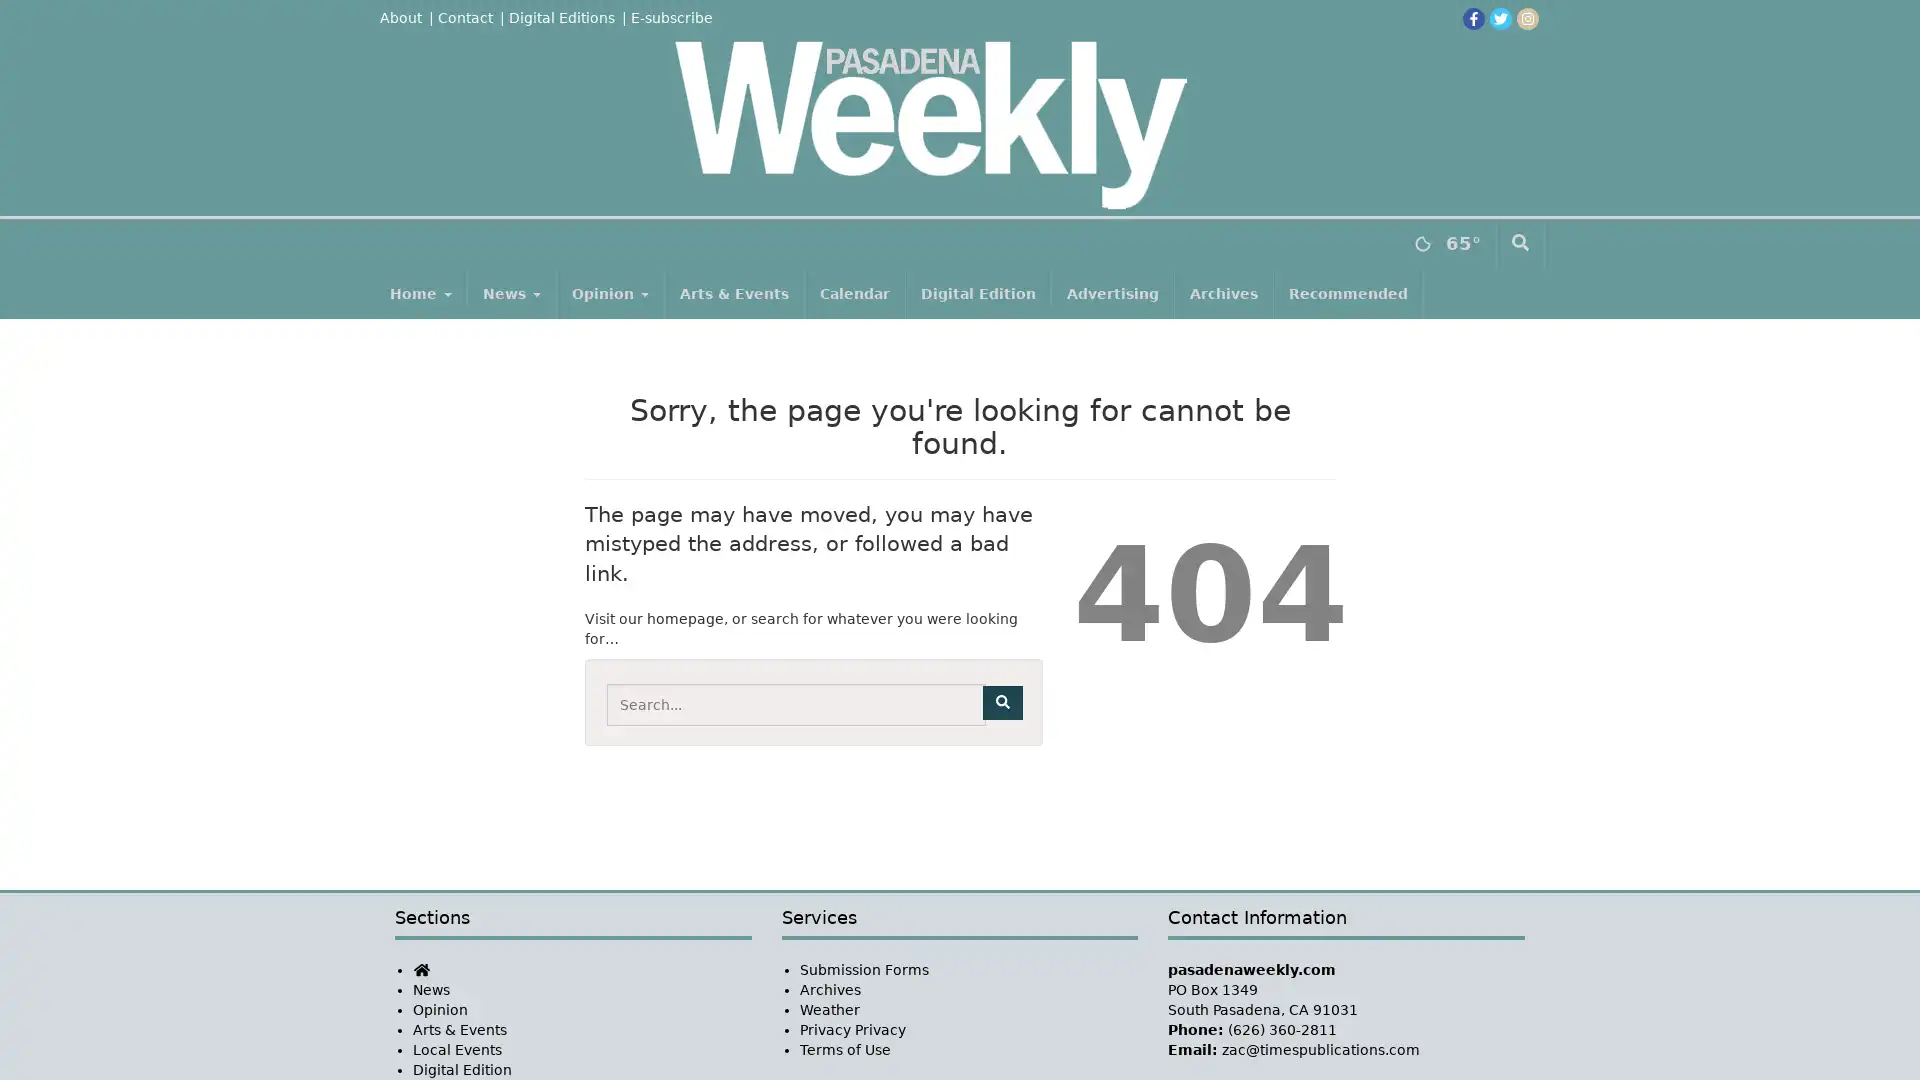 This screenshot has width=1920, height=1080. I want to click on Search, so click(1002, 701).